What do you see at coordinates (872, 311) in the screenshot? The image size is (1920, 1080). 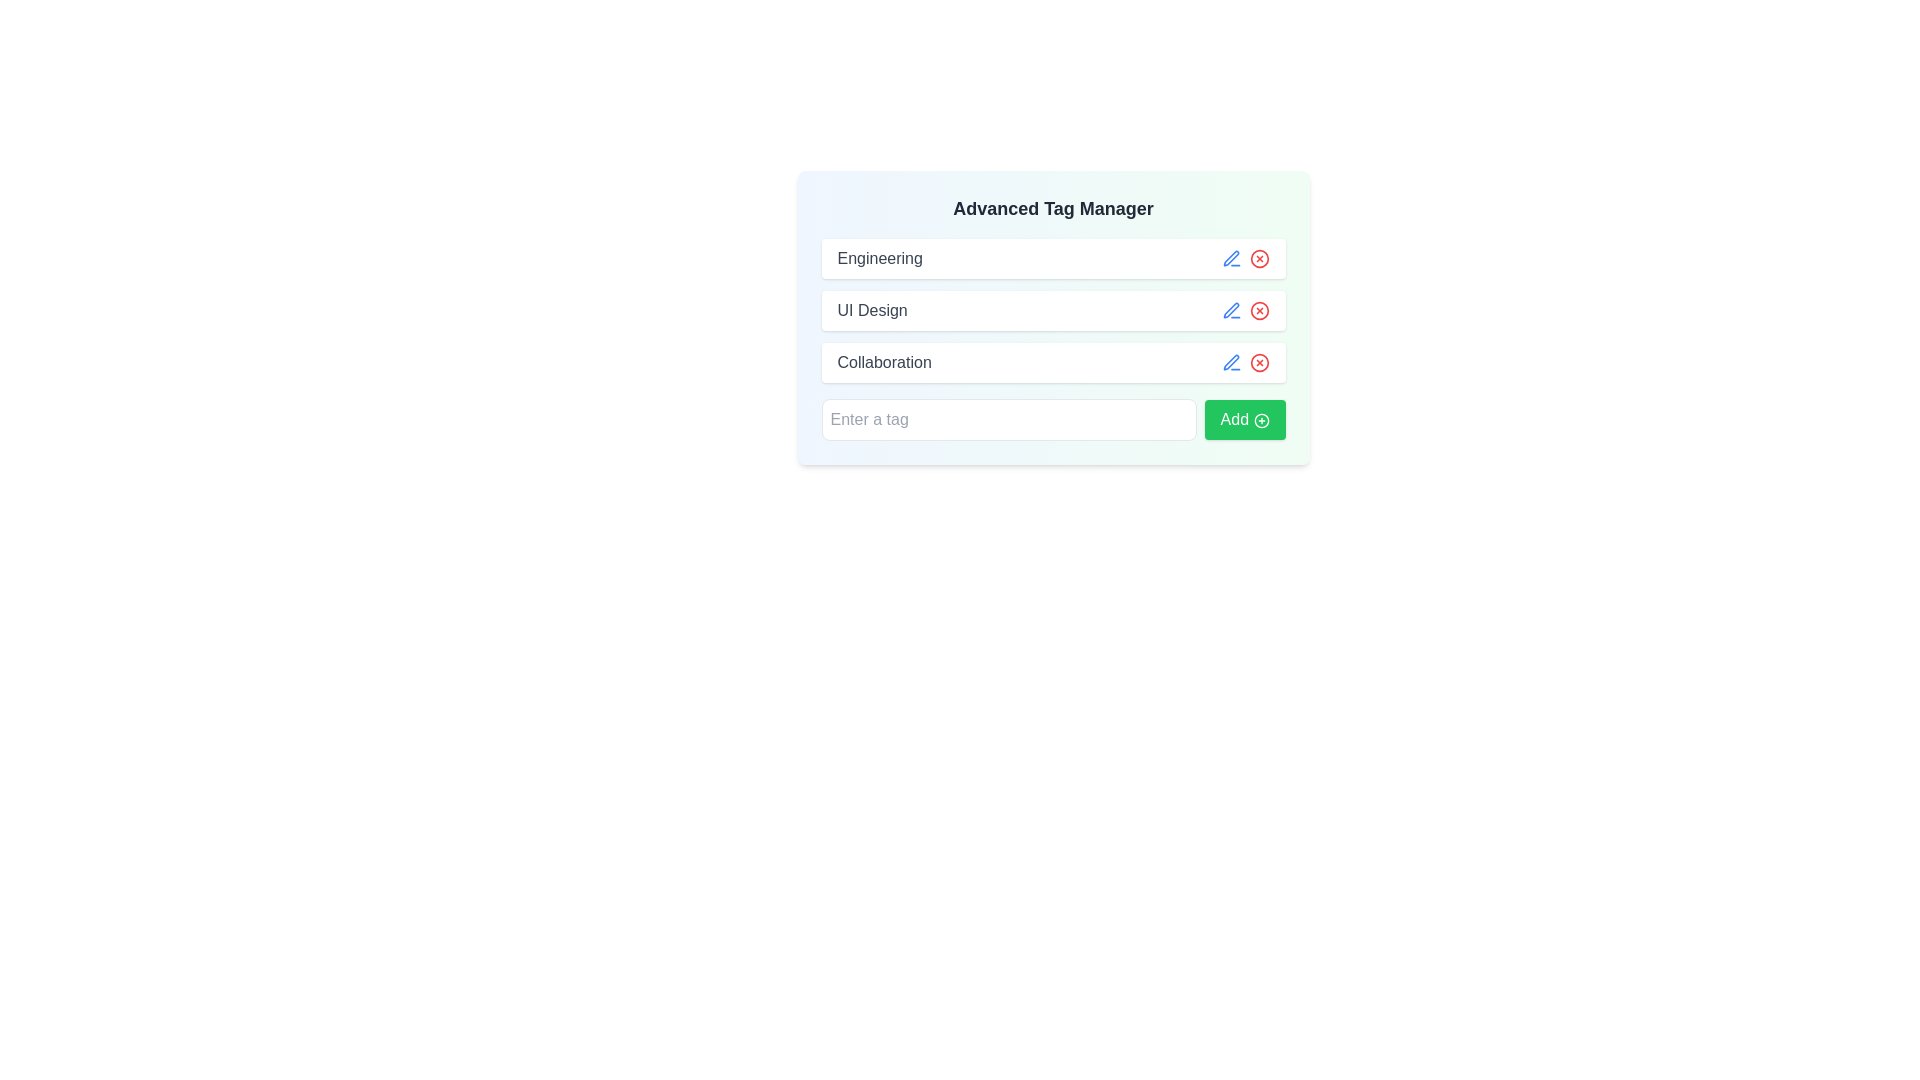 I see `the text label element displaying 'UI Design', which is centrally located in the second row of the tag list in the Advanced Tag Manager interface` at bounding box center [872, 311].